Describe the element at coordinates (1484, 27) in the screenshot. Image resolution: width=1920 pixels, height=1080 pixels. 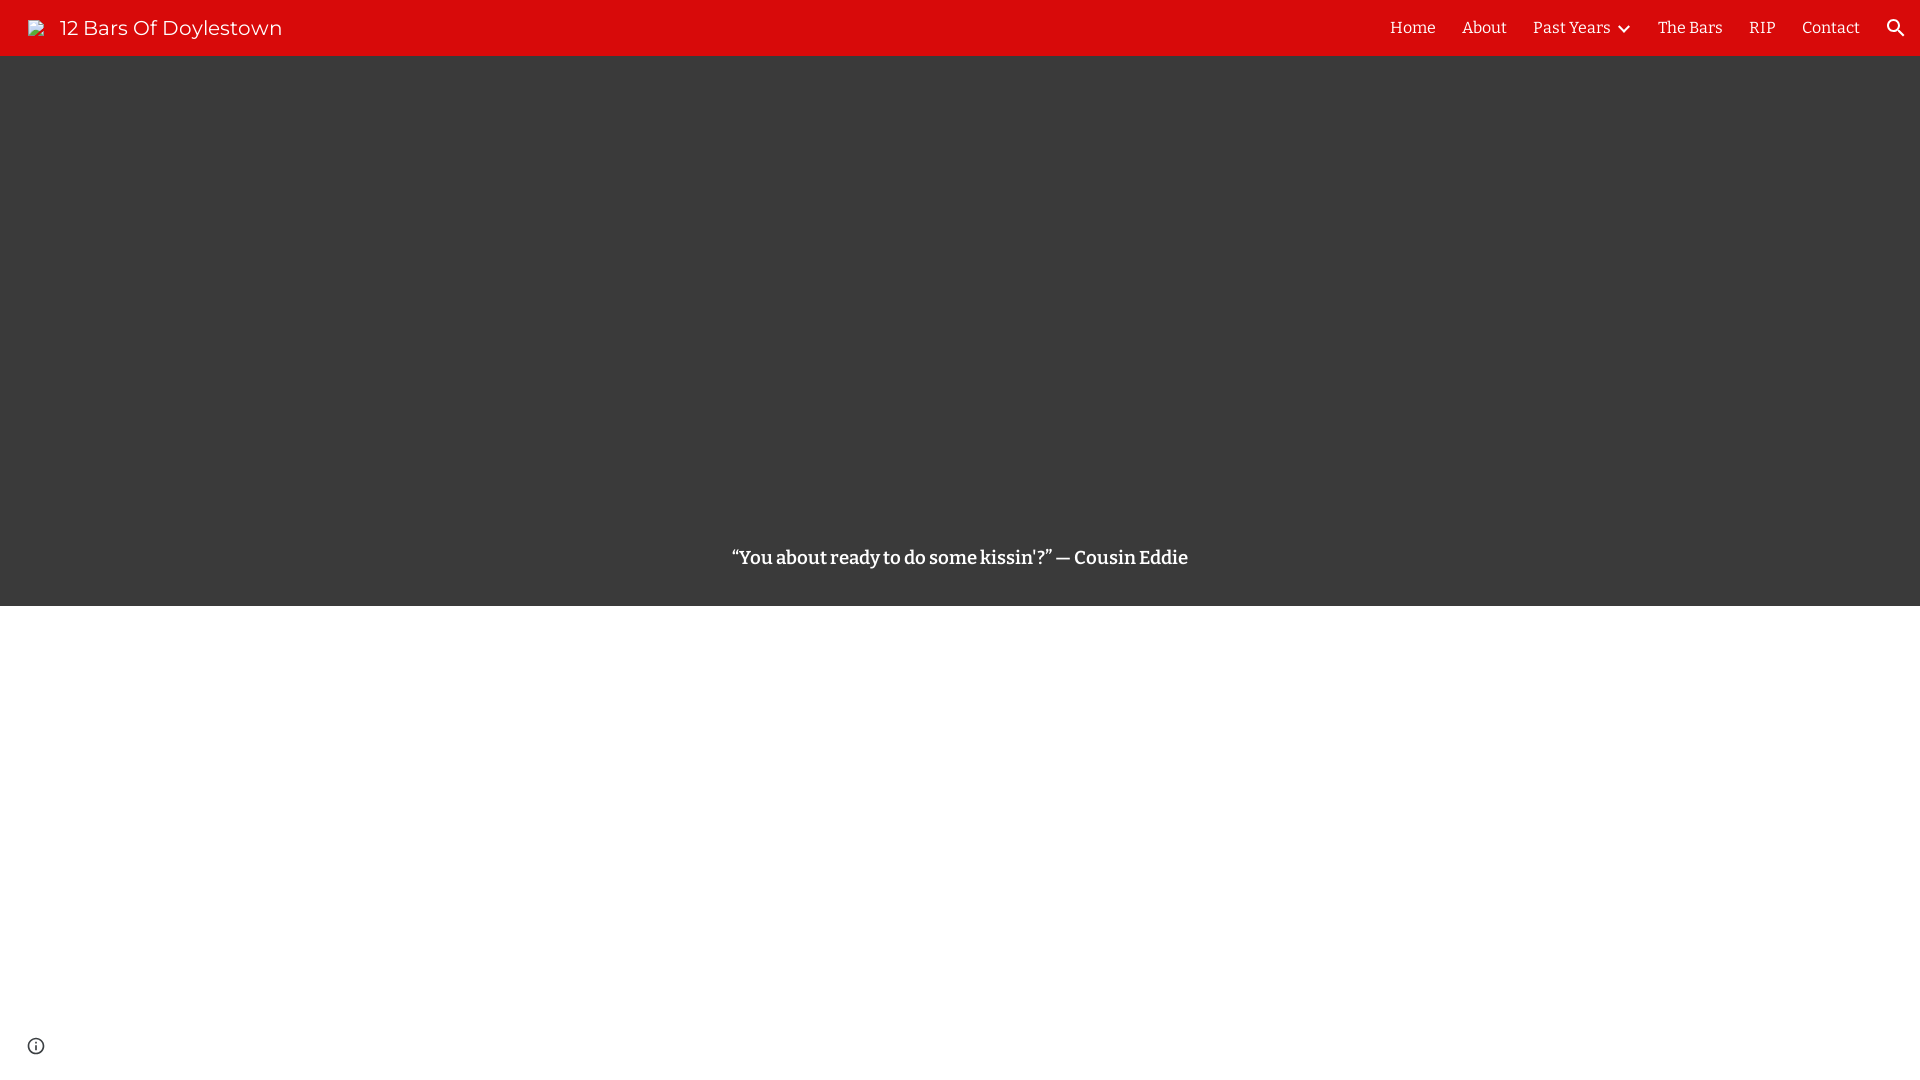
I see `'About'` at that location.